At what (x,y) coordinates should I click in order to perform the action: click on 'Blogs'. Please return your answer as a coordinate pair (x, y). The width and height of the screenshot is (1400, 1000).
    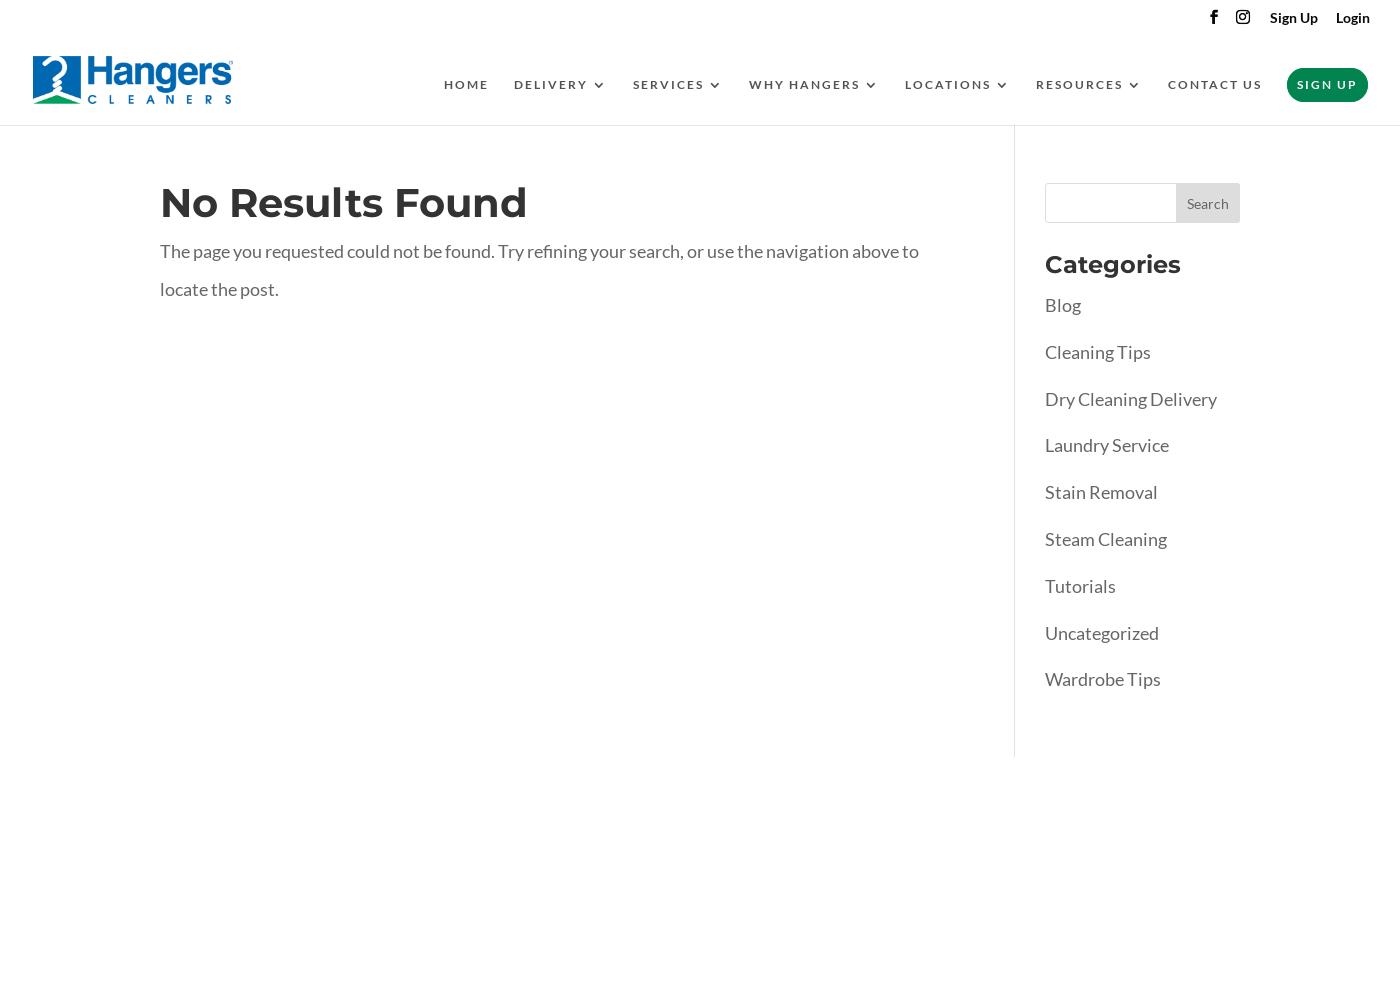
    Looking at the image, I should click on (1100, 167).